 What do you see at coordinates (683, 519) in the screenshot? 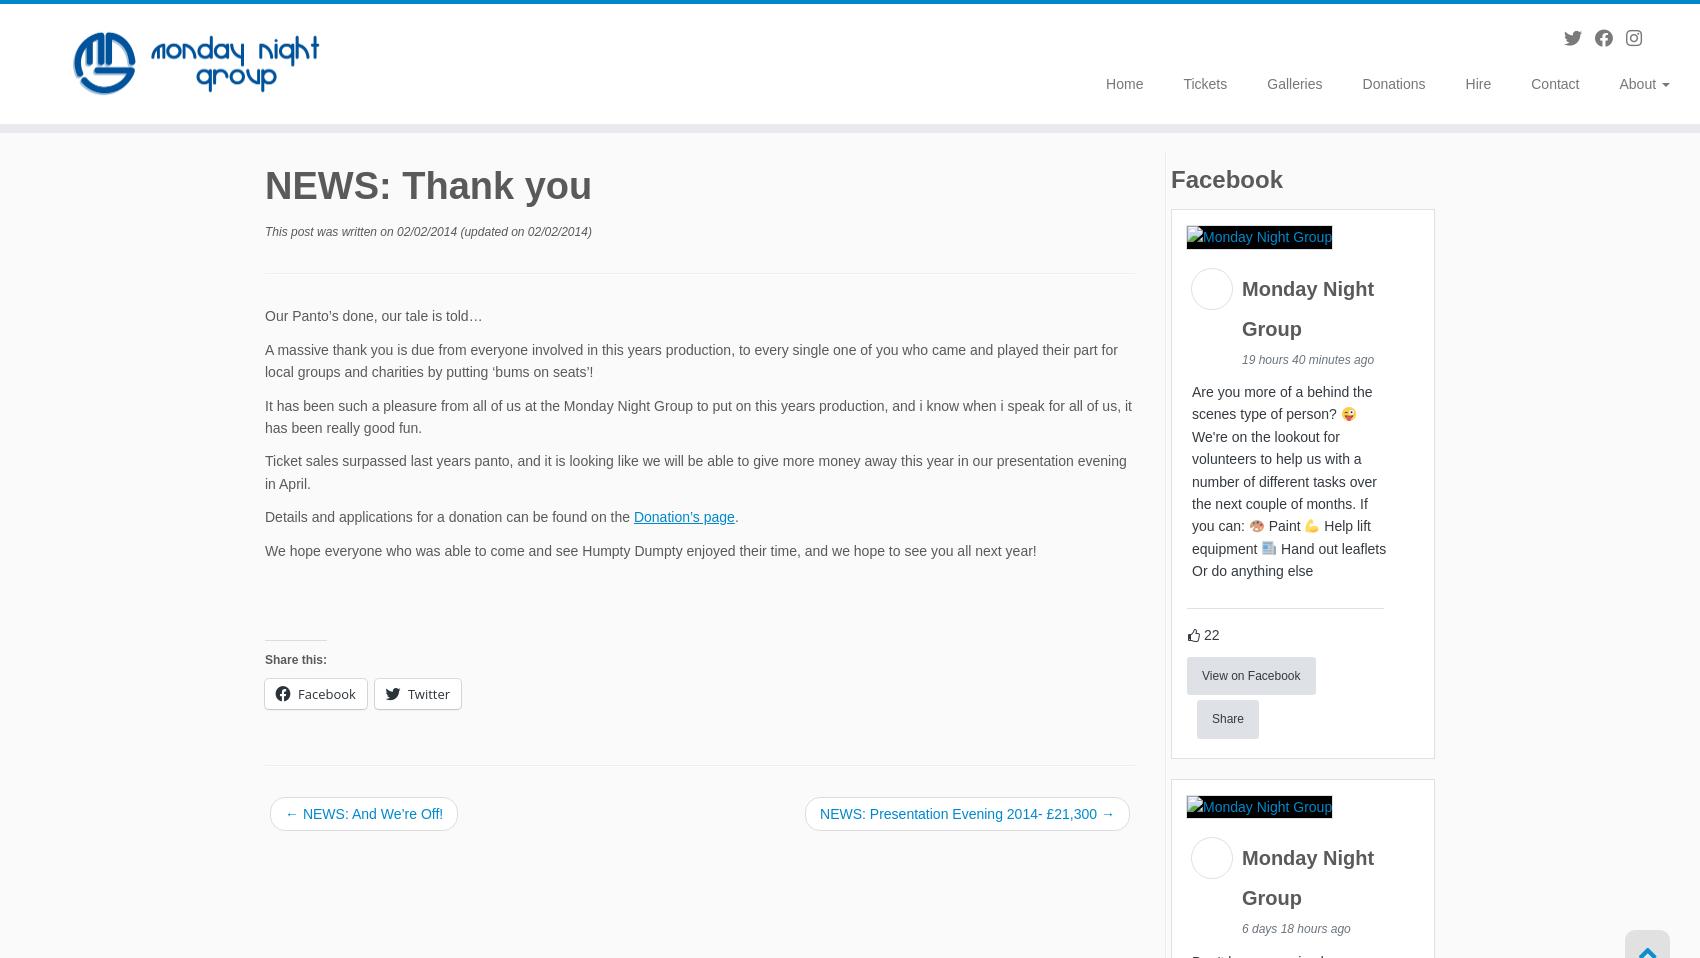
I see `'Donation’s page'` at bounding box center [683, 519].